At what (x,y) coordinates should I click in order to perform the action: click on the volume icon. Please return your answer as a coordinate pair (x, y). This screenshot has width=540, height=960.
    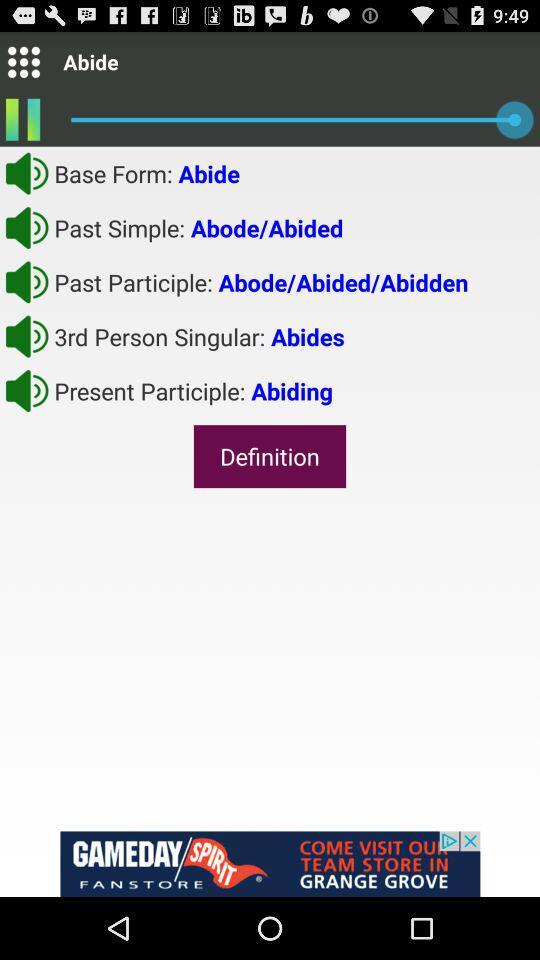
    Looking at the image, I should click on (26, 360).